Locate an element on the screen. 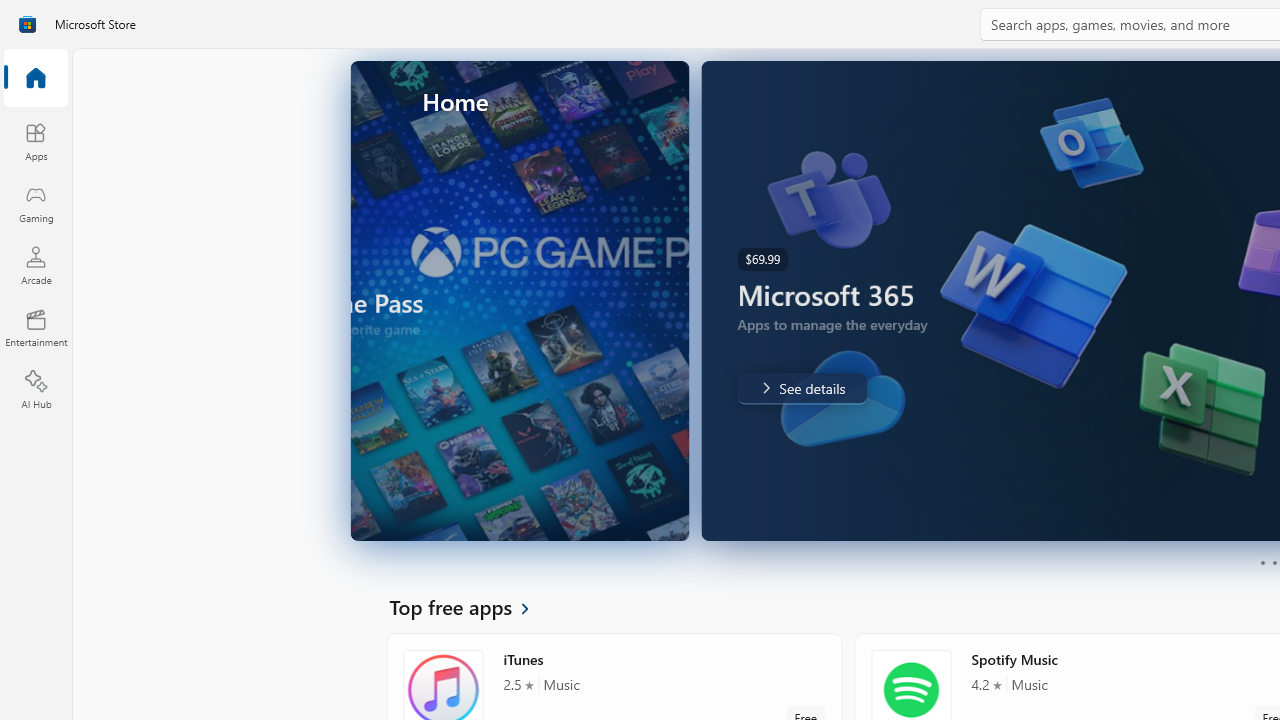  'Home' is located at coordinates (35, 78).